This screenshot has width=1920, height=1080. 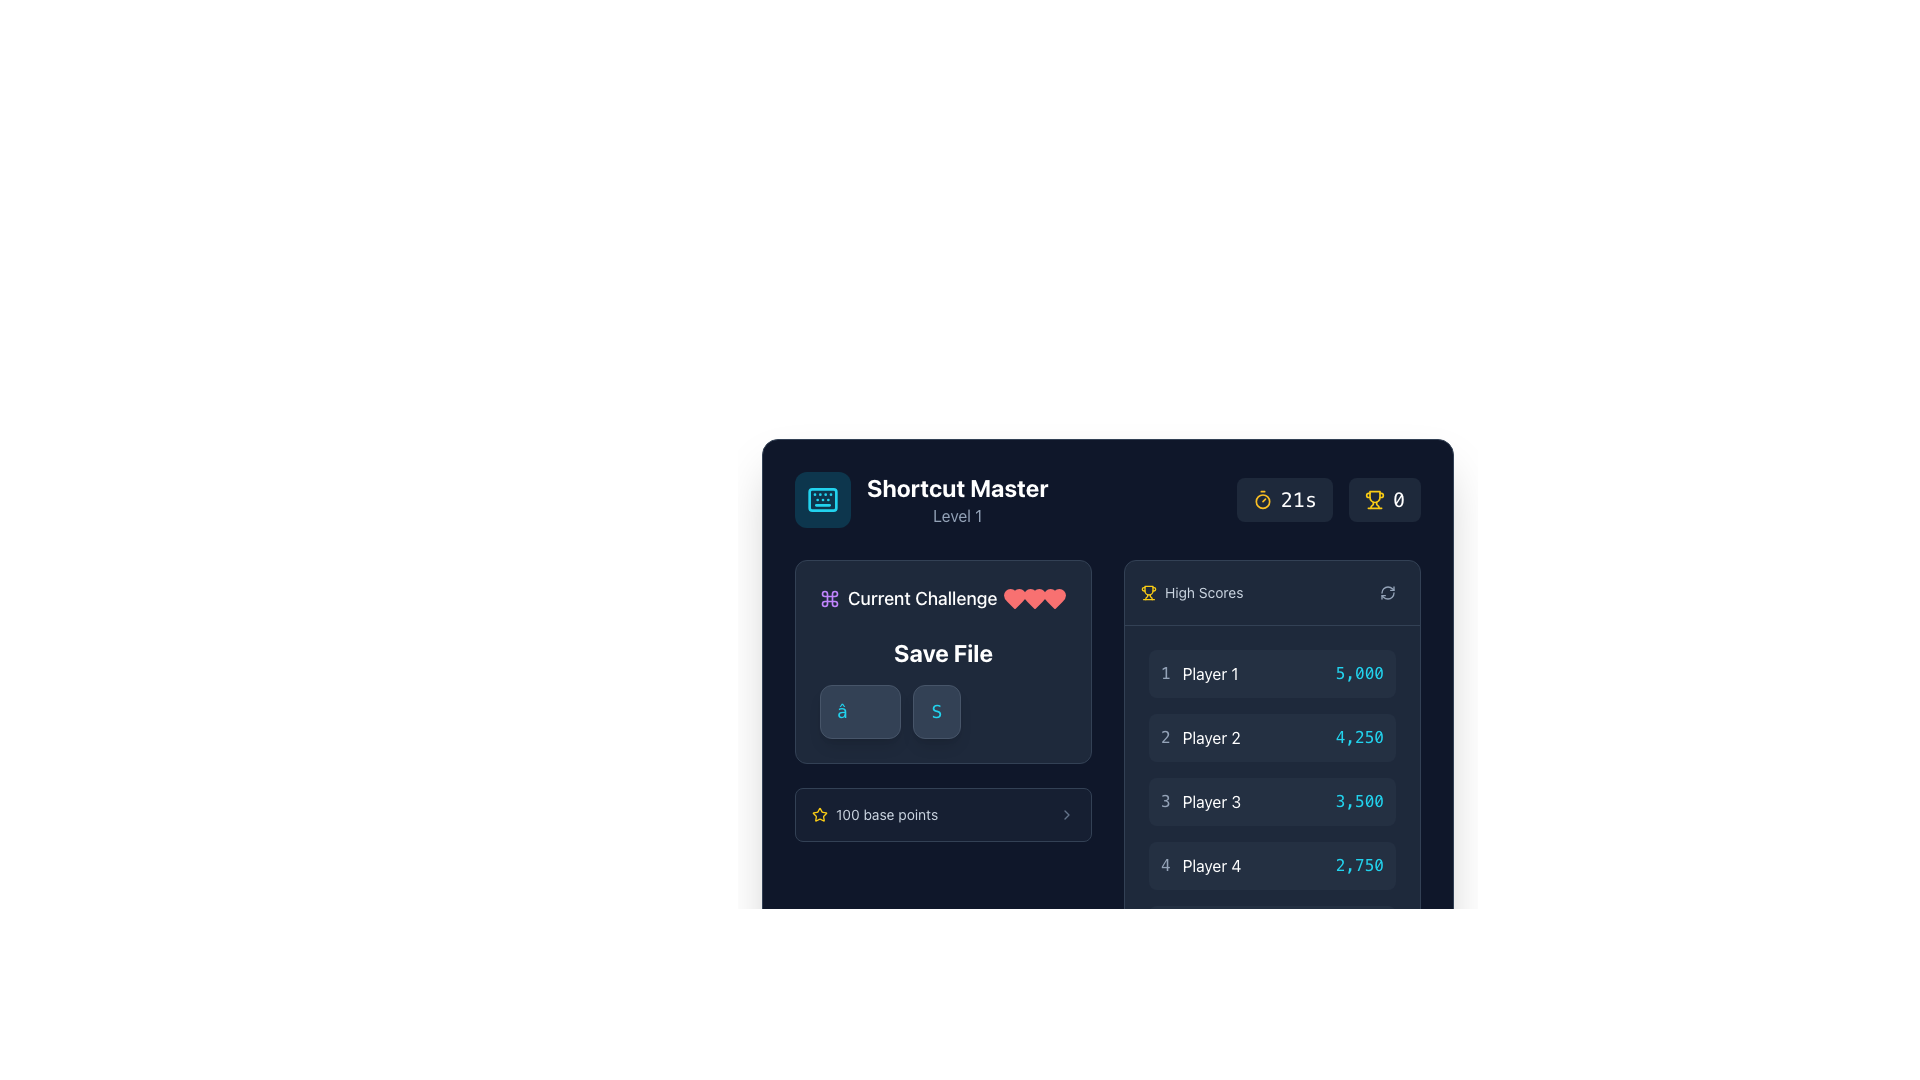 I want to click on the '4 Player 4' text label, which is the fourth entry in the 'High Scores' list, to associate it with the neighboring score of '2,750', so click(x=1200, y=865).